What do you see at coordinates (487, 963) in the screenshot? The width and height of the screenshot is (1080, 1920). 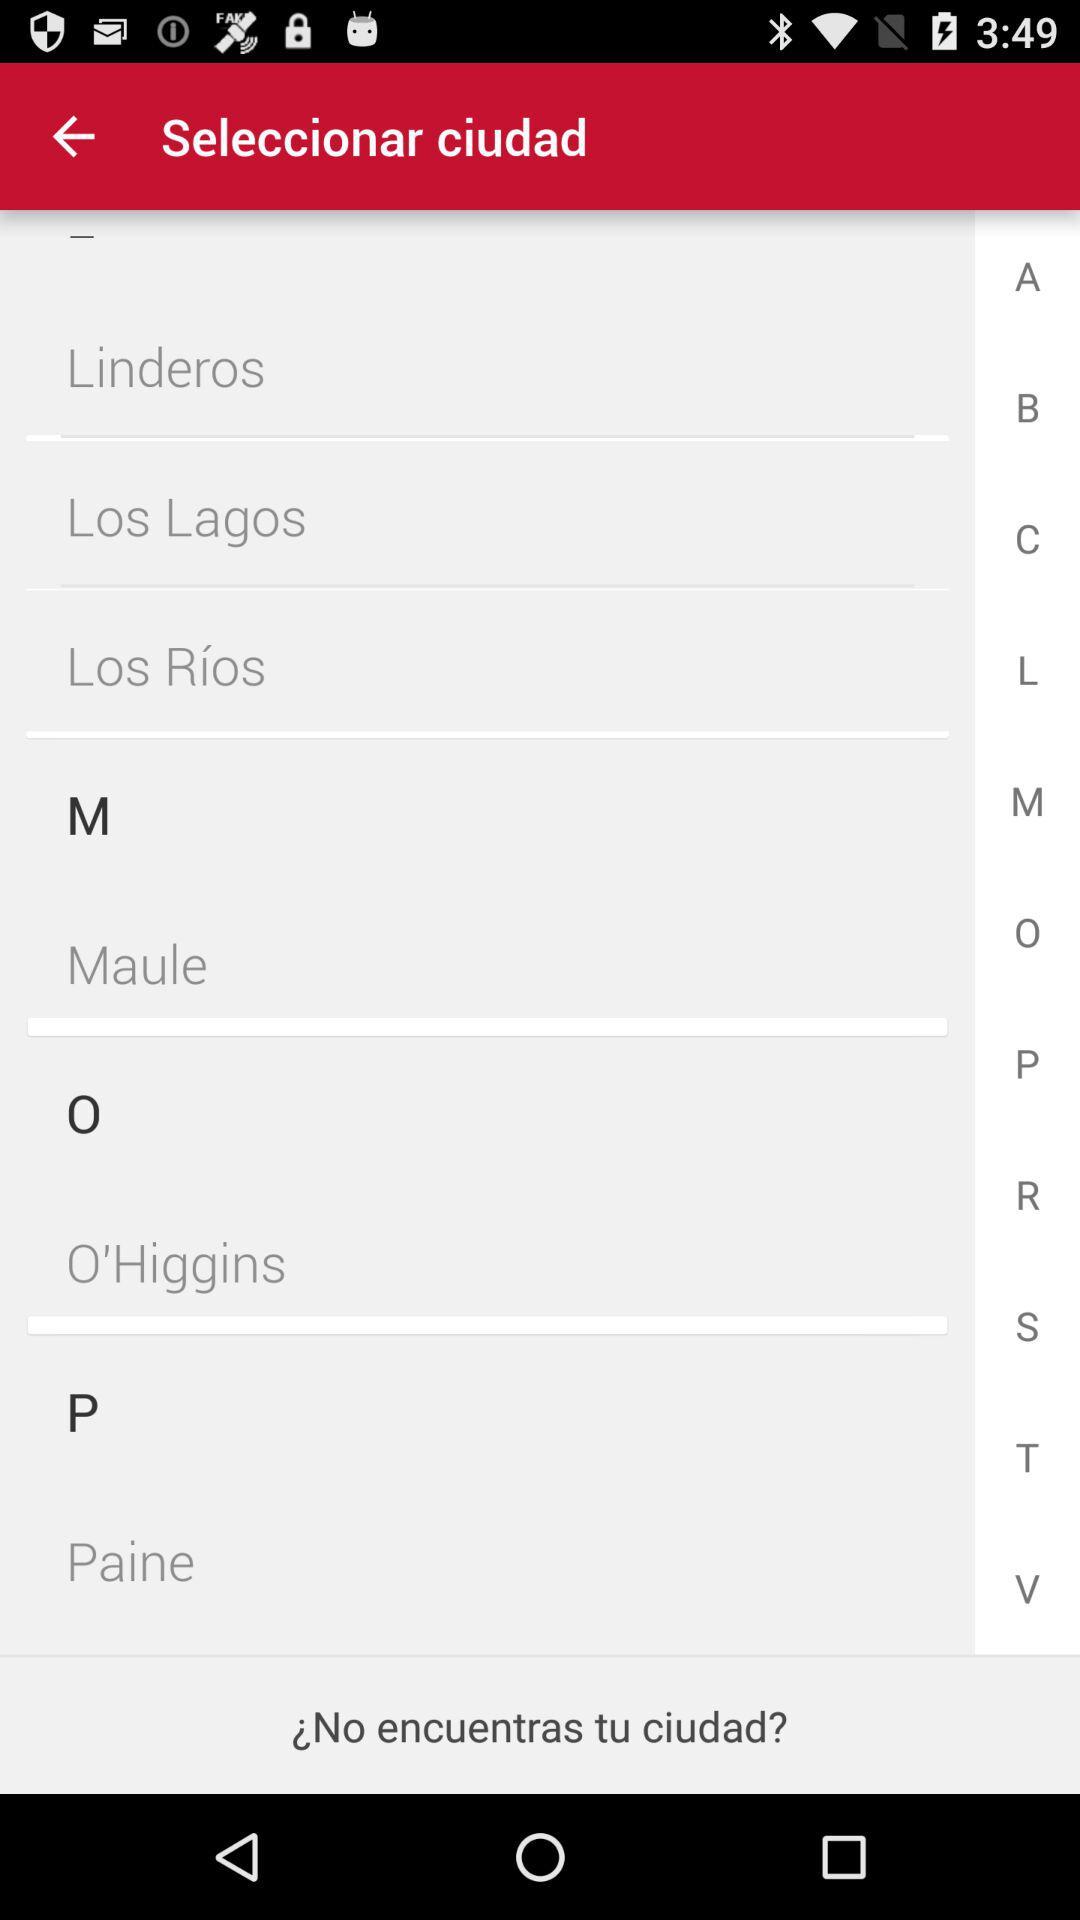 I see `the maule icon` at bounding box center [487, 963].